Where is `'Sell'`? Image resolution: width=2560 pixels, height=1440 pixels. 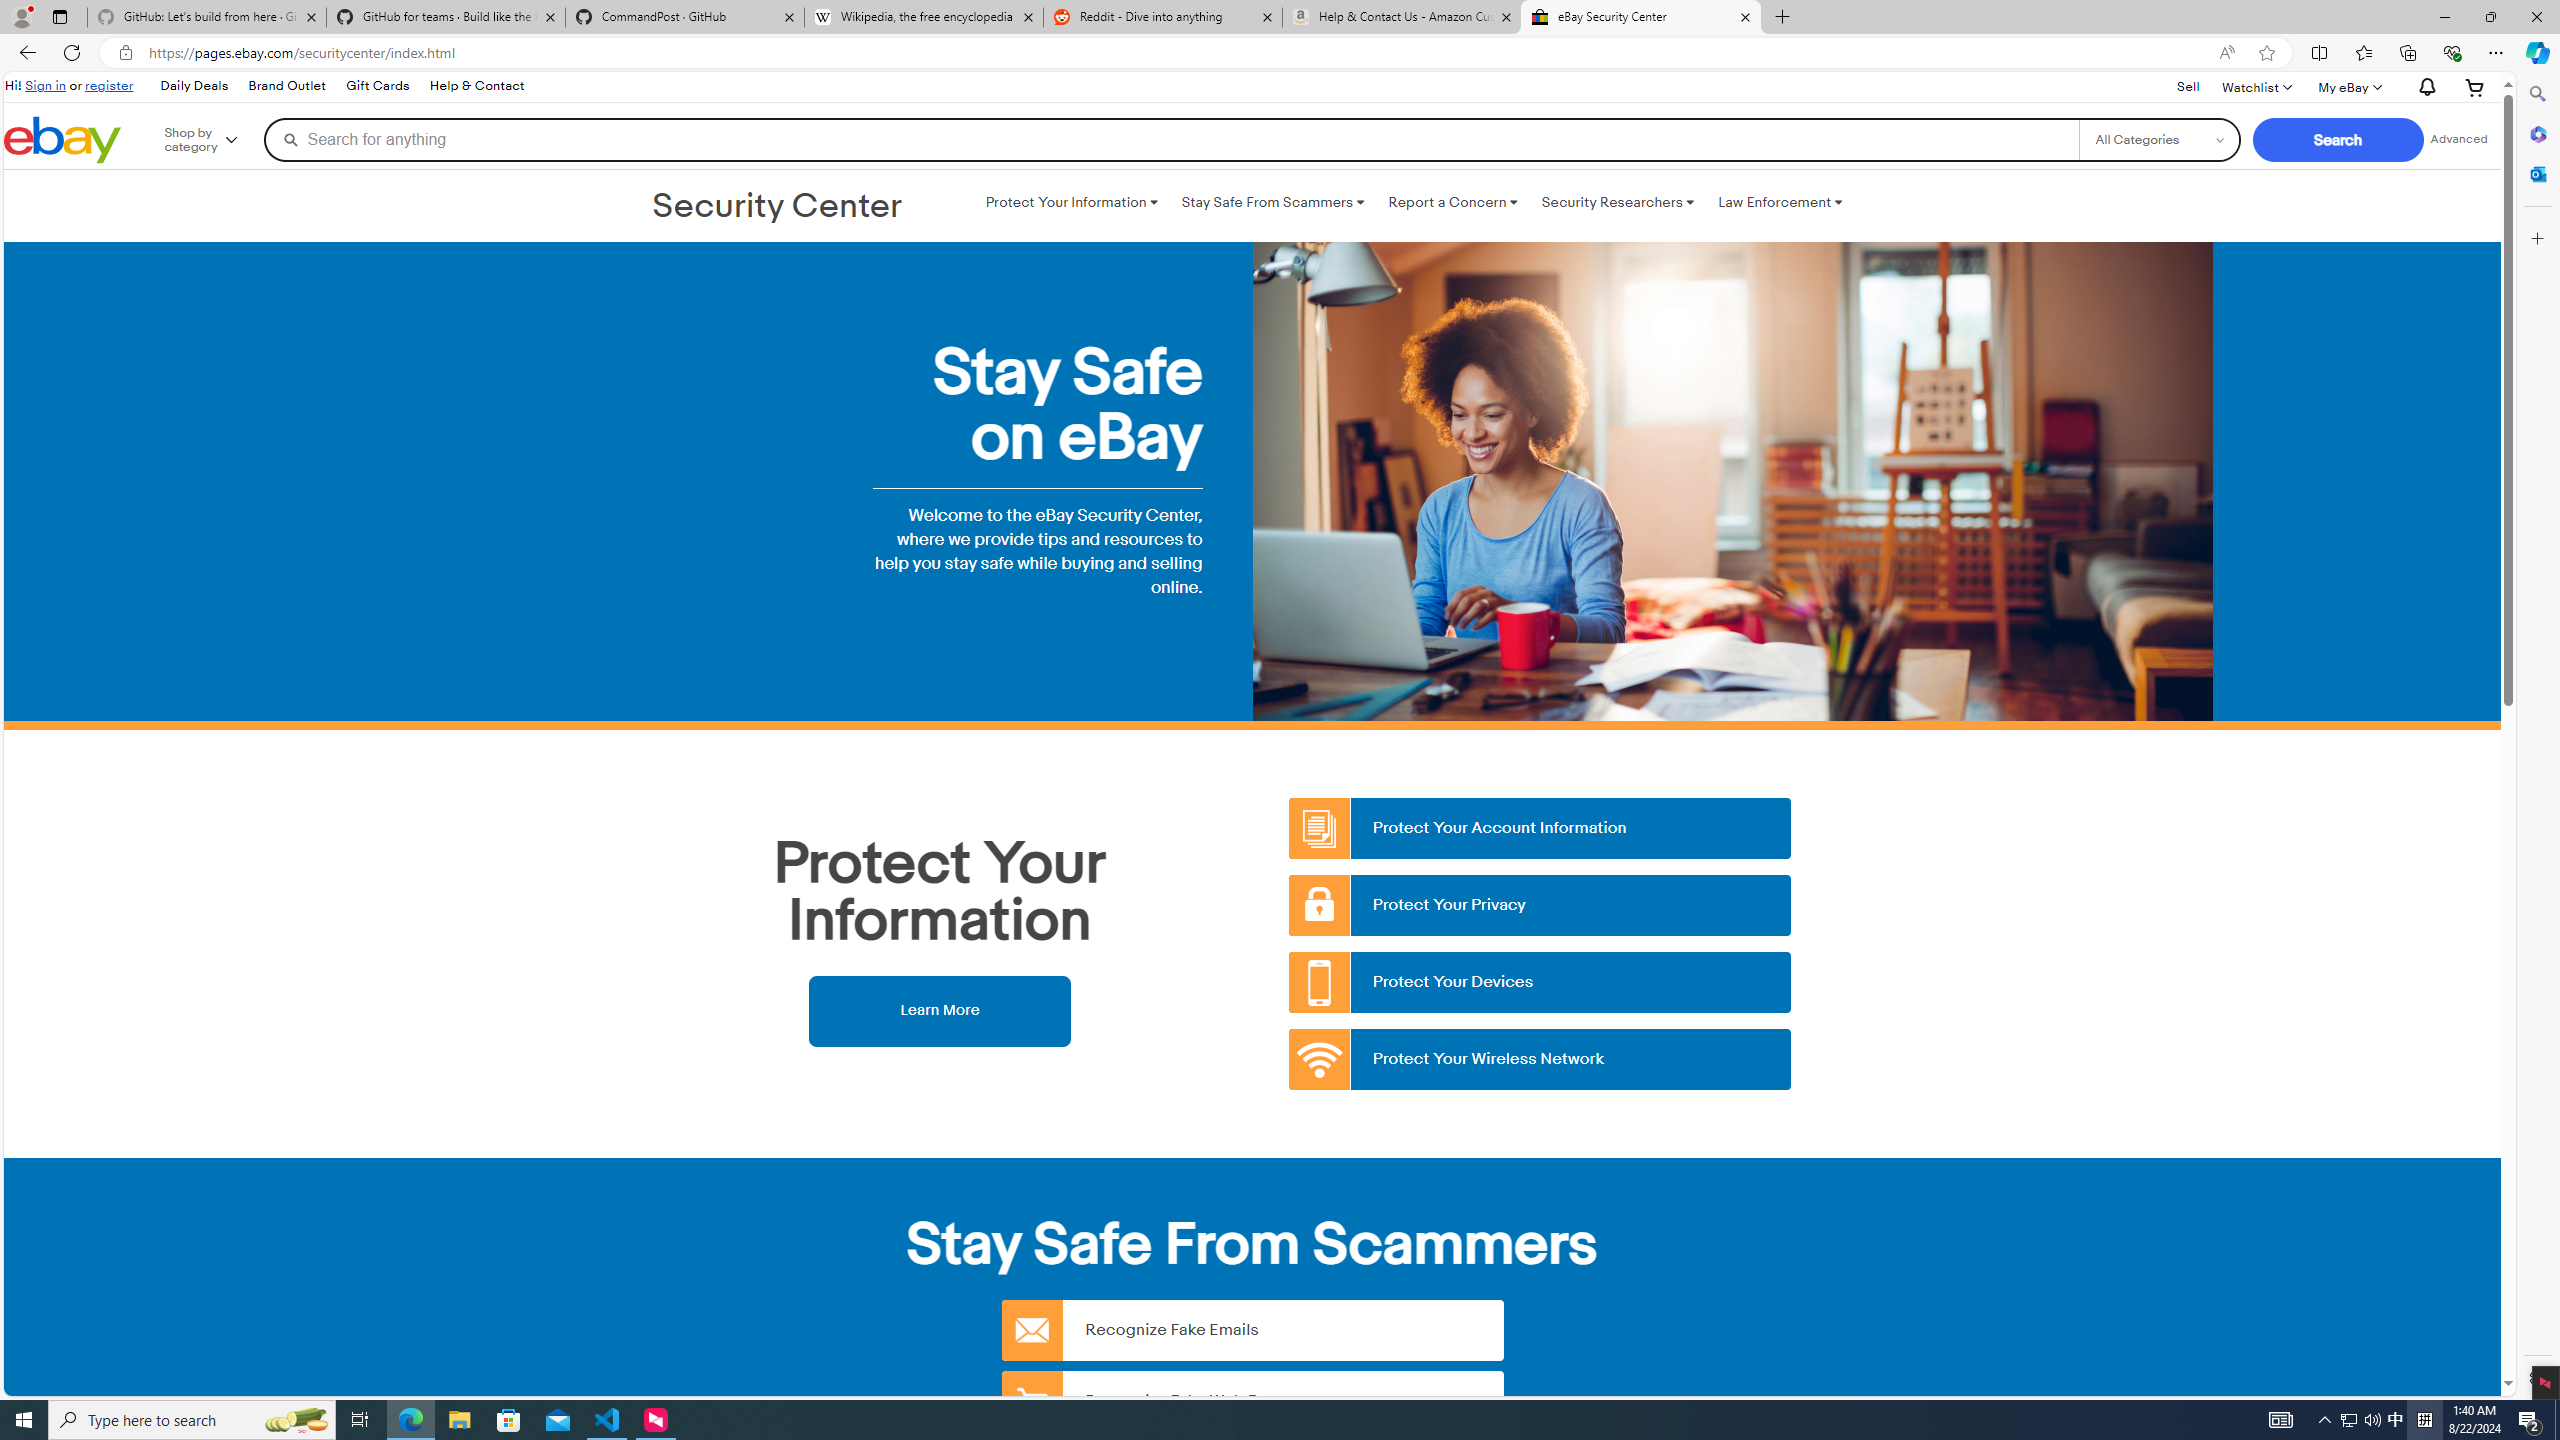
'Sell' is located at coordinates (2188, 87).